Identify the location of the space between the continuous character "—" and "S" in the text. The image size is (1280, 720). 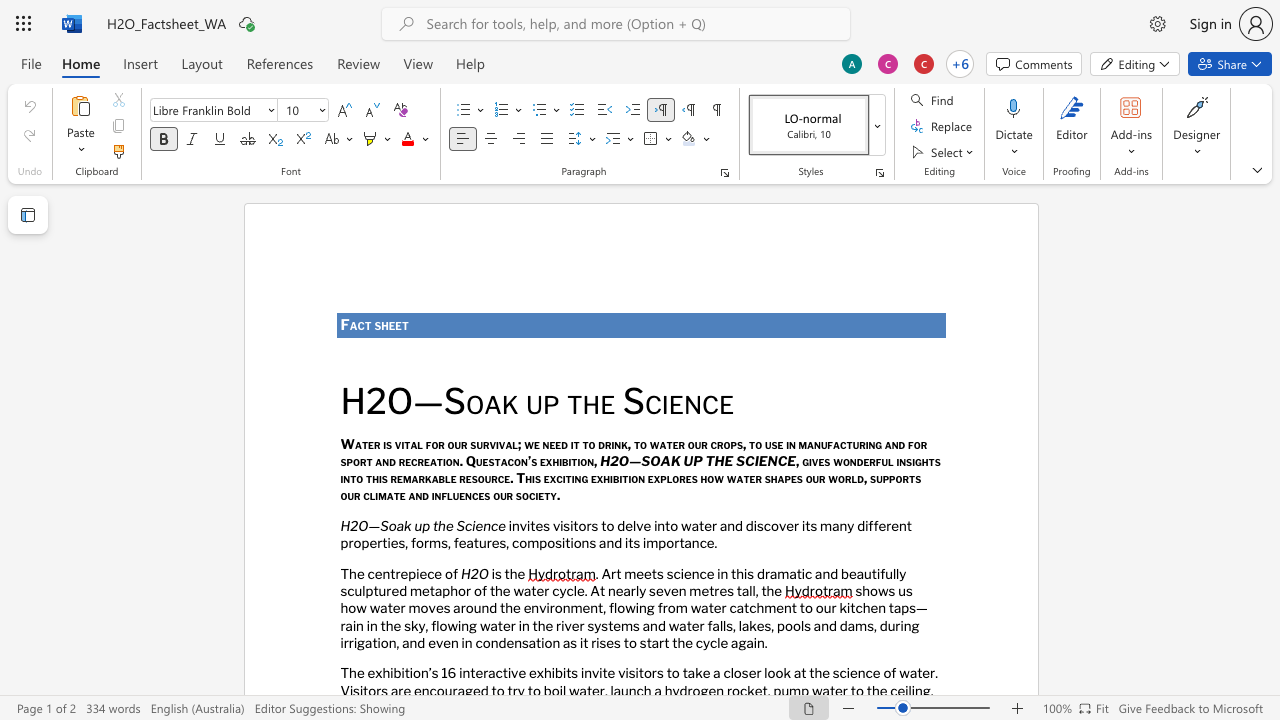
(379, 524).